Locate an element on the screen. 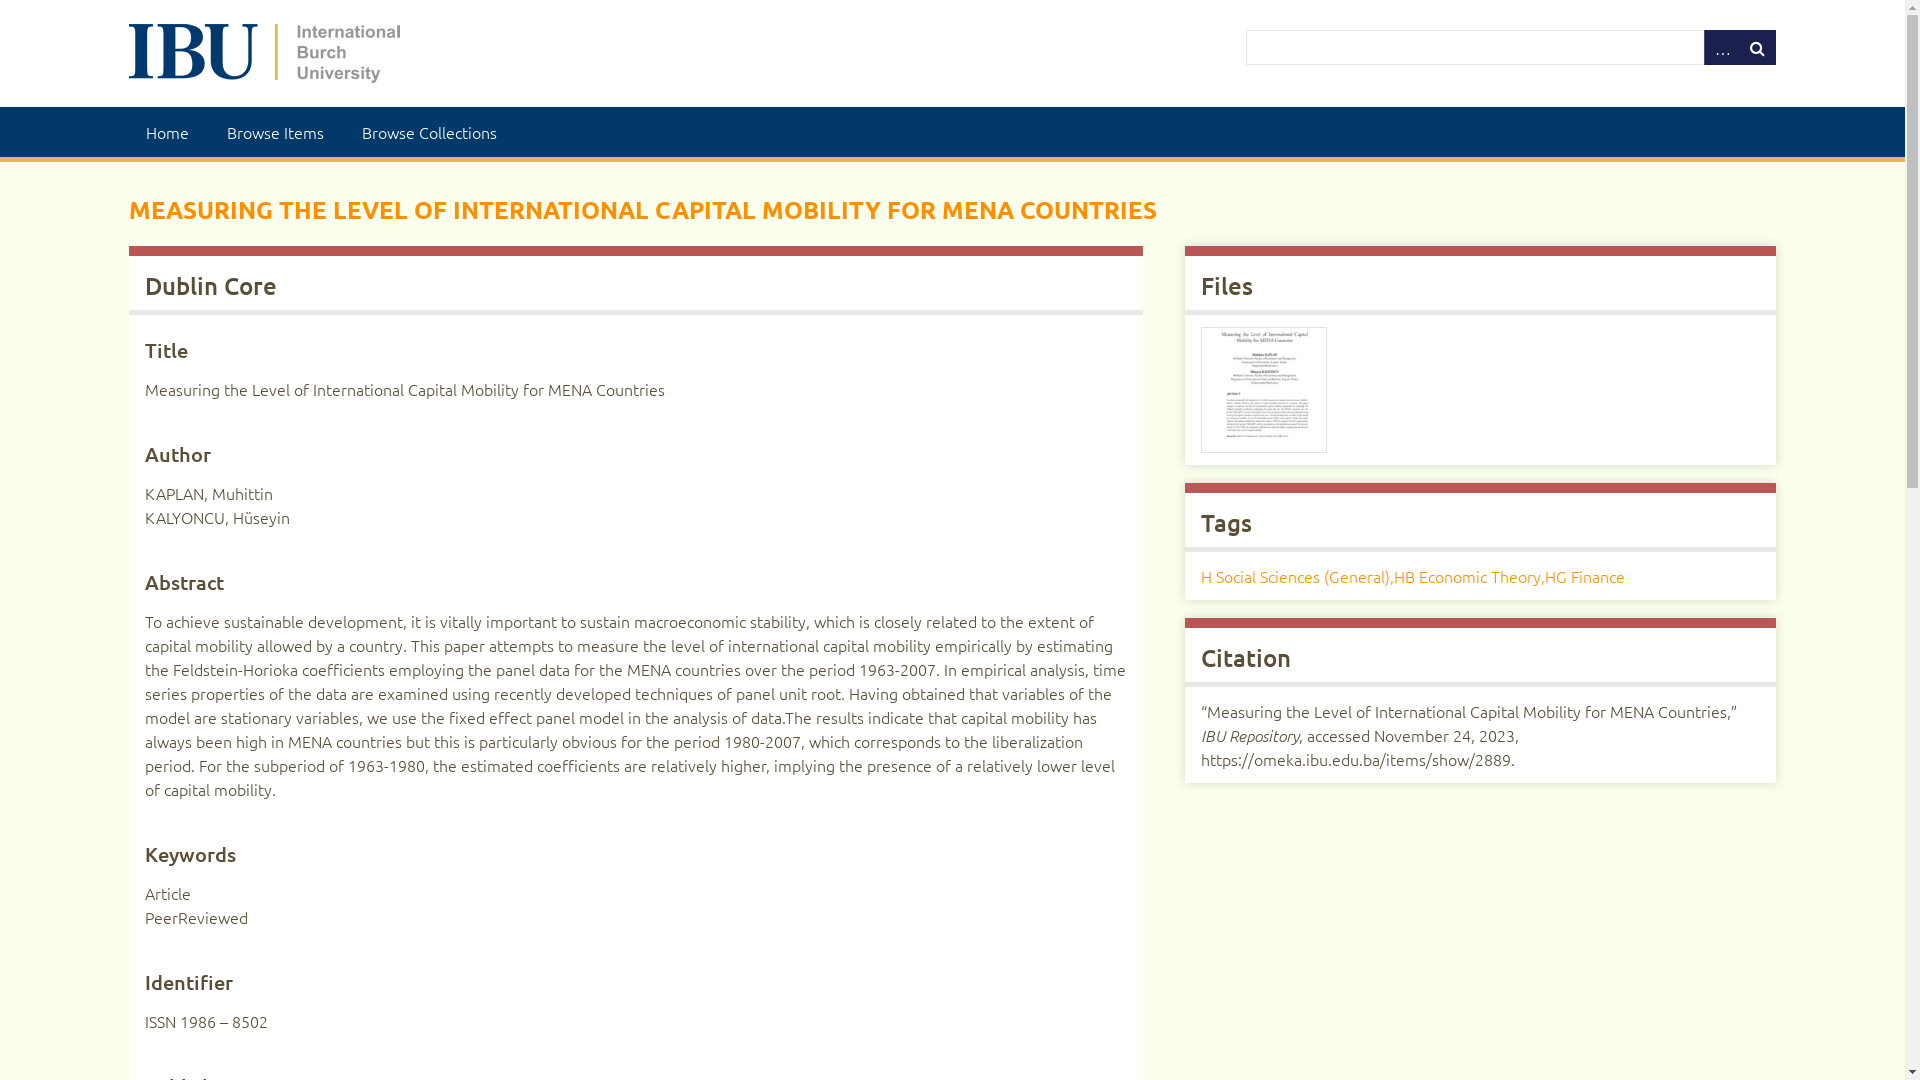 Image resolution: width=1920 pixels, height=1080 pixels. 'H Social Sciences (General),HB Economic Theory,HG Finance' is located at coordinates (1411, 575).